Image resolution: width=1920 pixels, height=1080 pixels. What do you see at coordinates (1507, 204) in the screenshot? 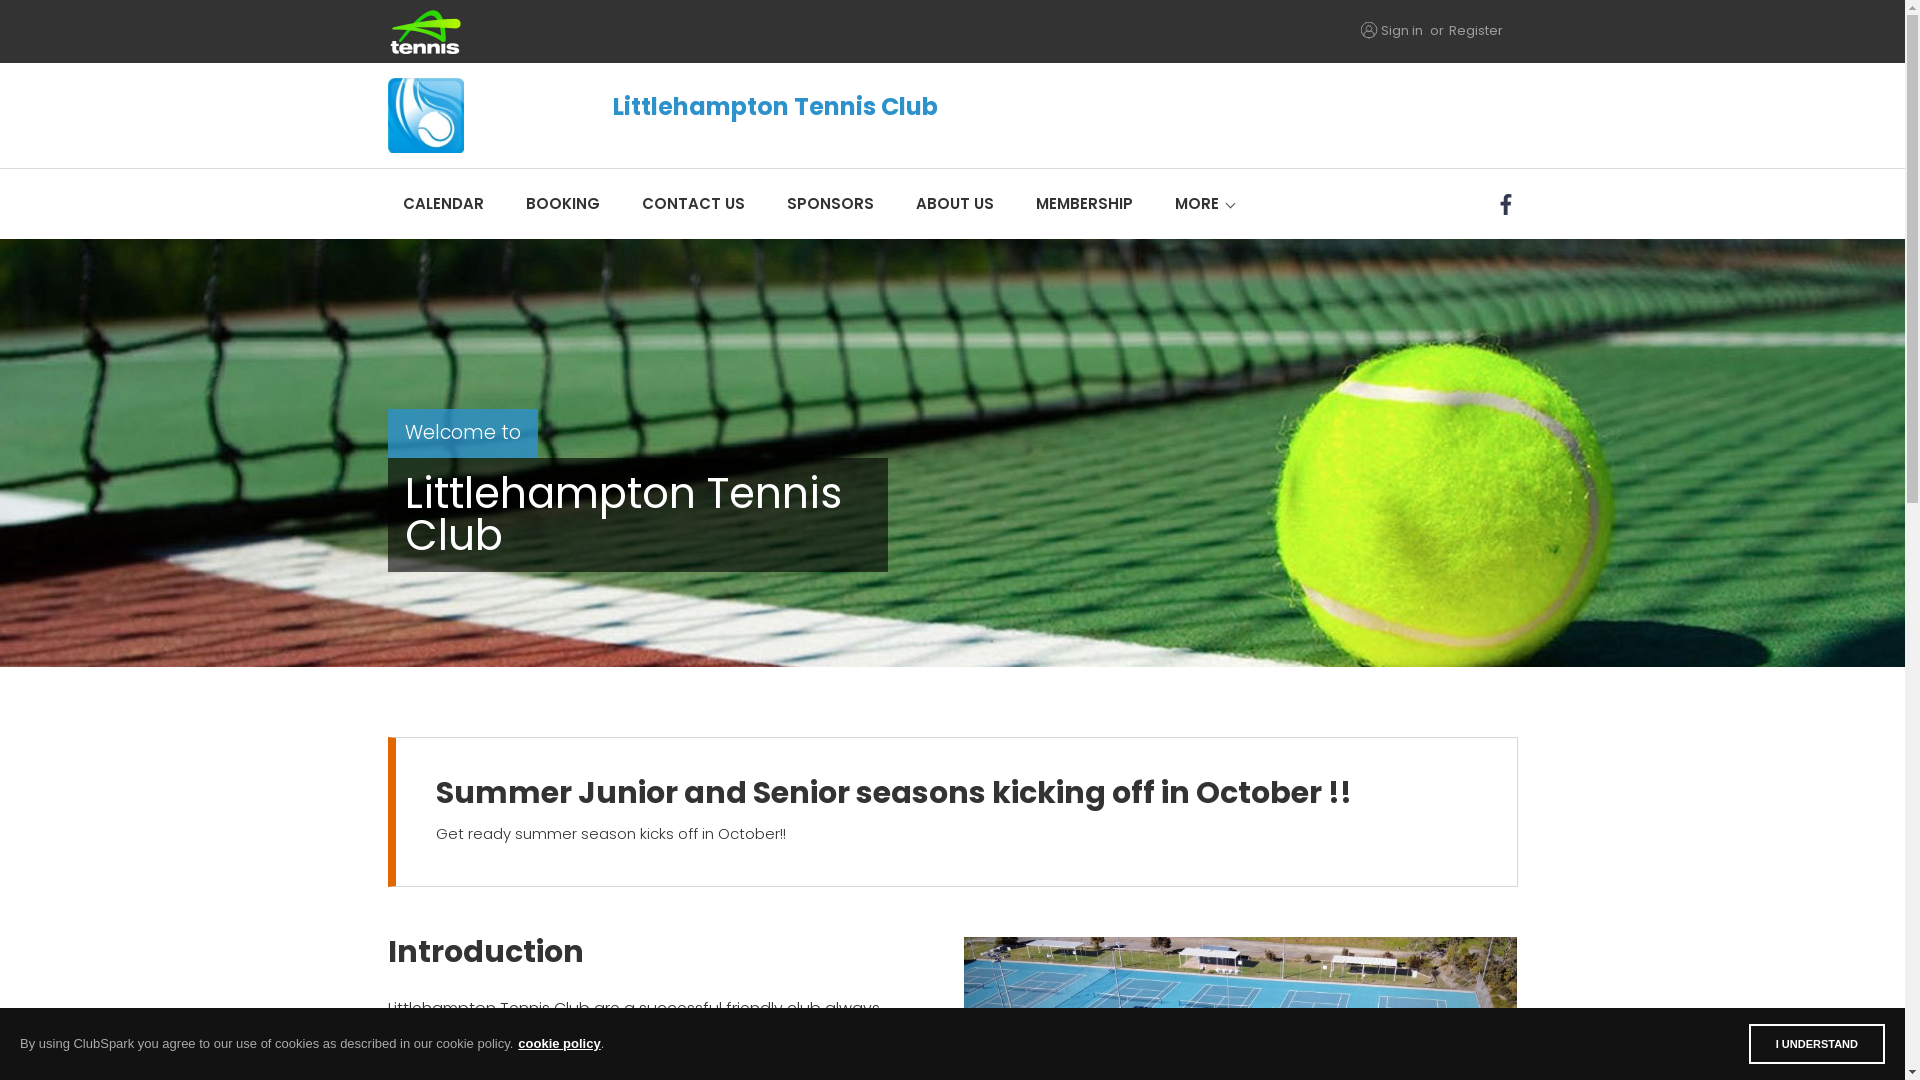
I see `'Facebook'` at bounding box center [1507, 204].